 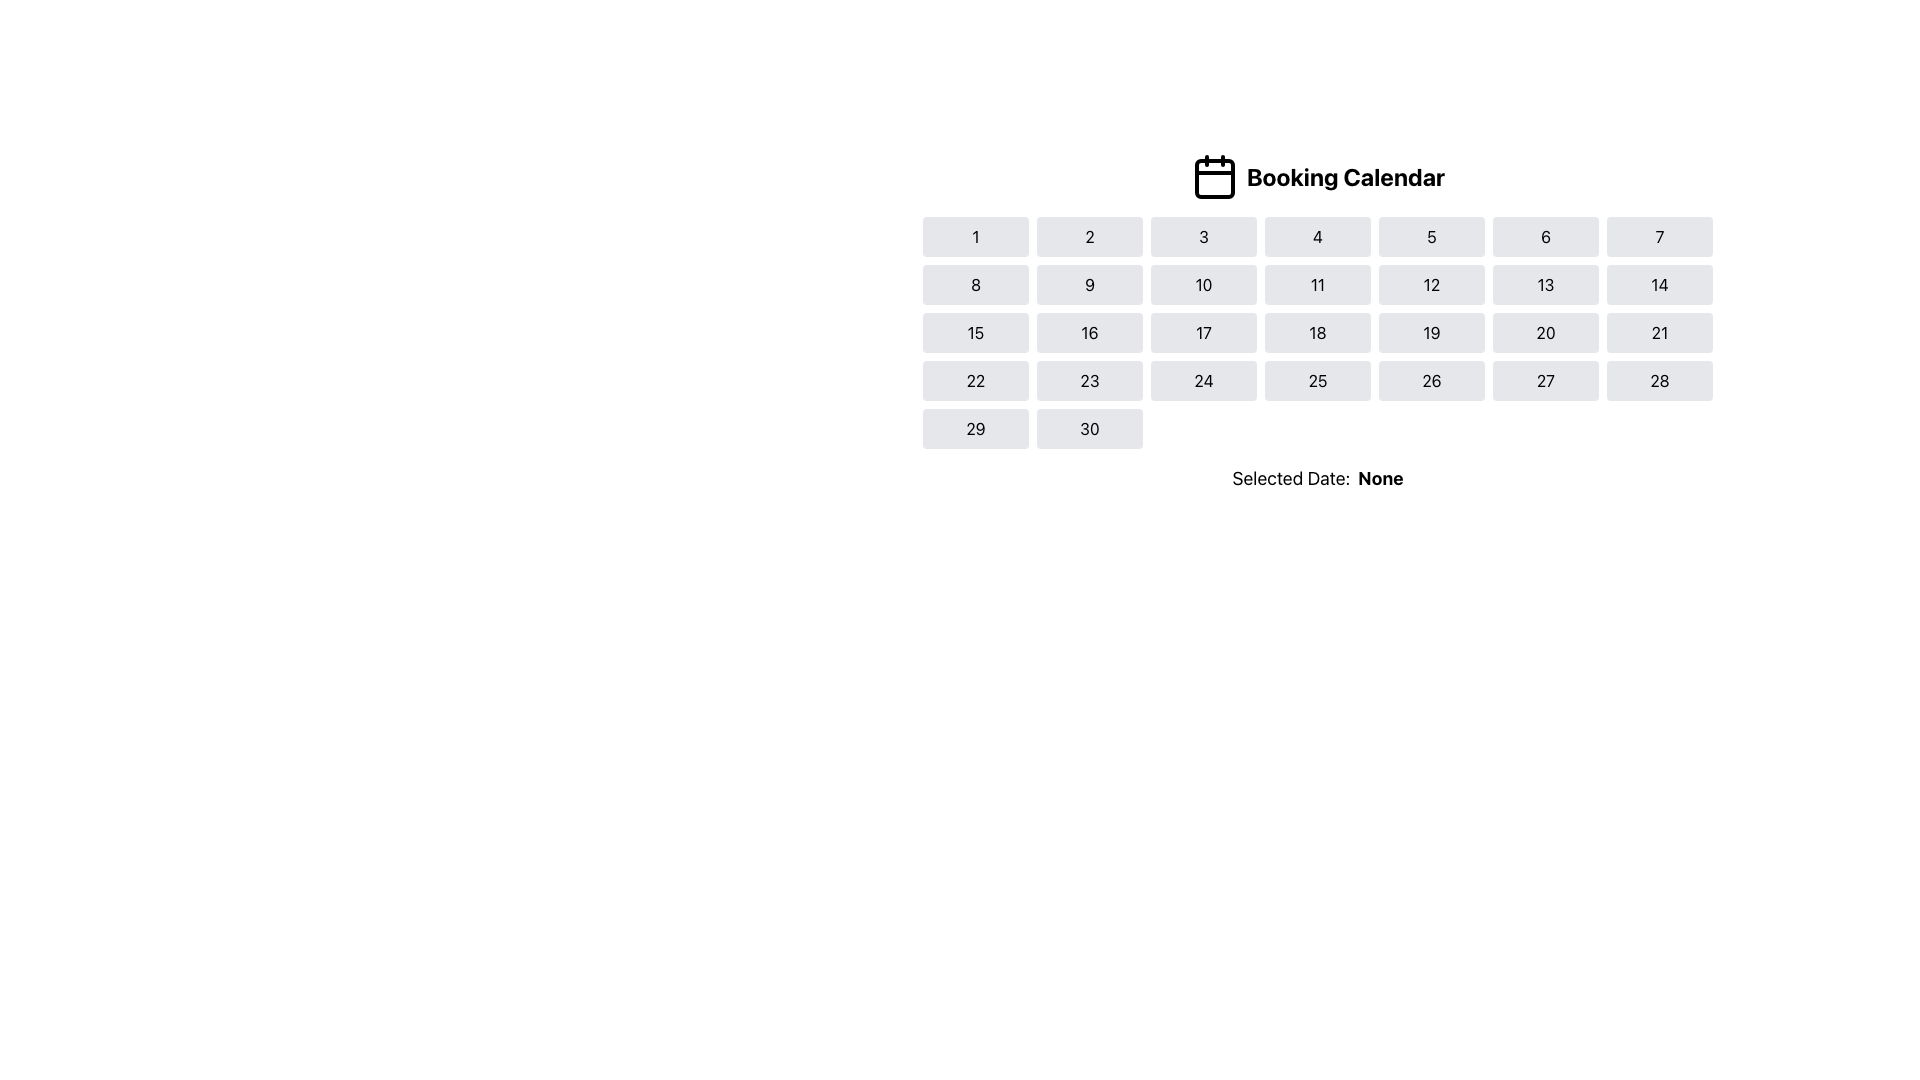 What do you see at coordinates (975, 331) in the screenshot?
I see `the rectangular button labeled '15' with a light gray background, positioned in the third row and first column under the 'Booking Calendar' header` at bounding box center [975, 331].